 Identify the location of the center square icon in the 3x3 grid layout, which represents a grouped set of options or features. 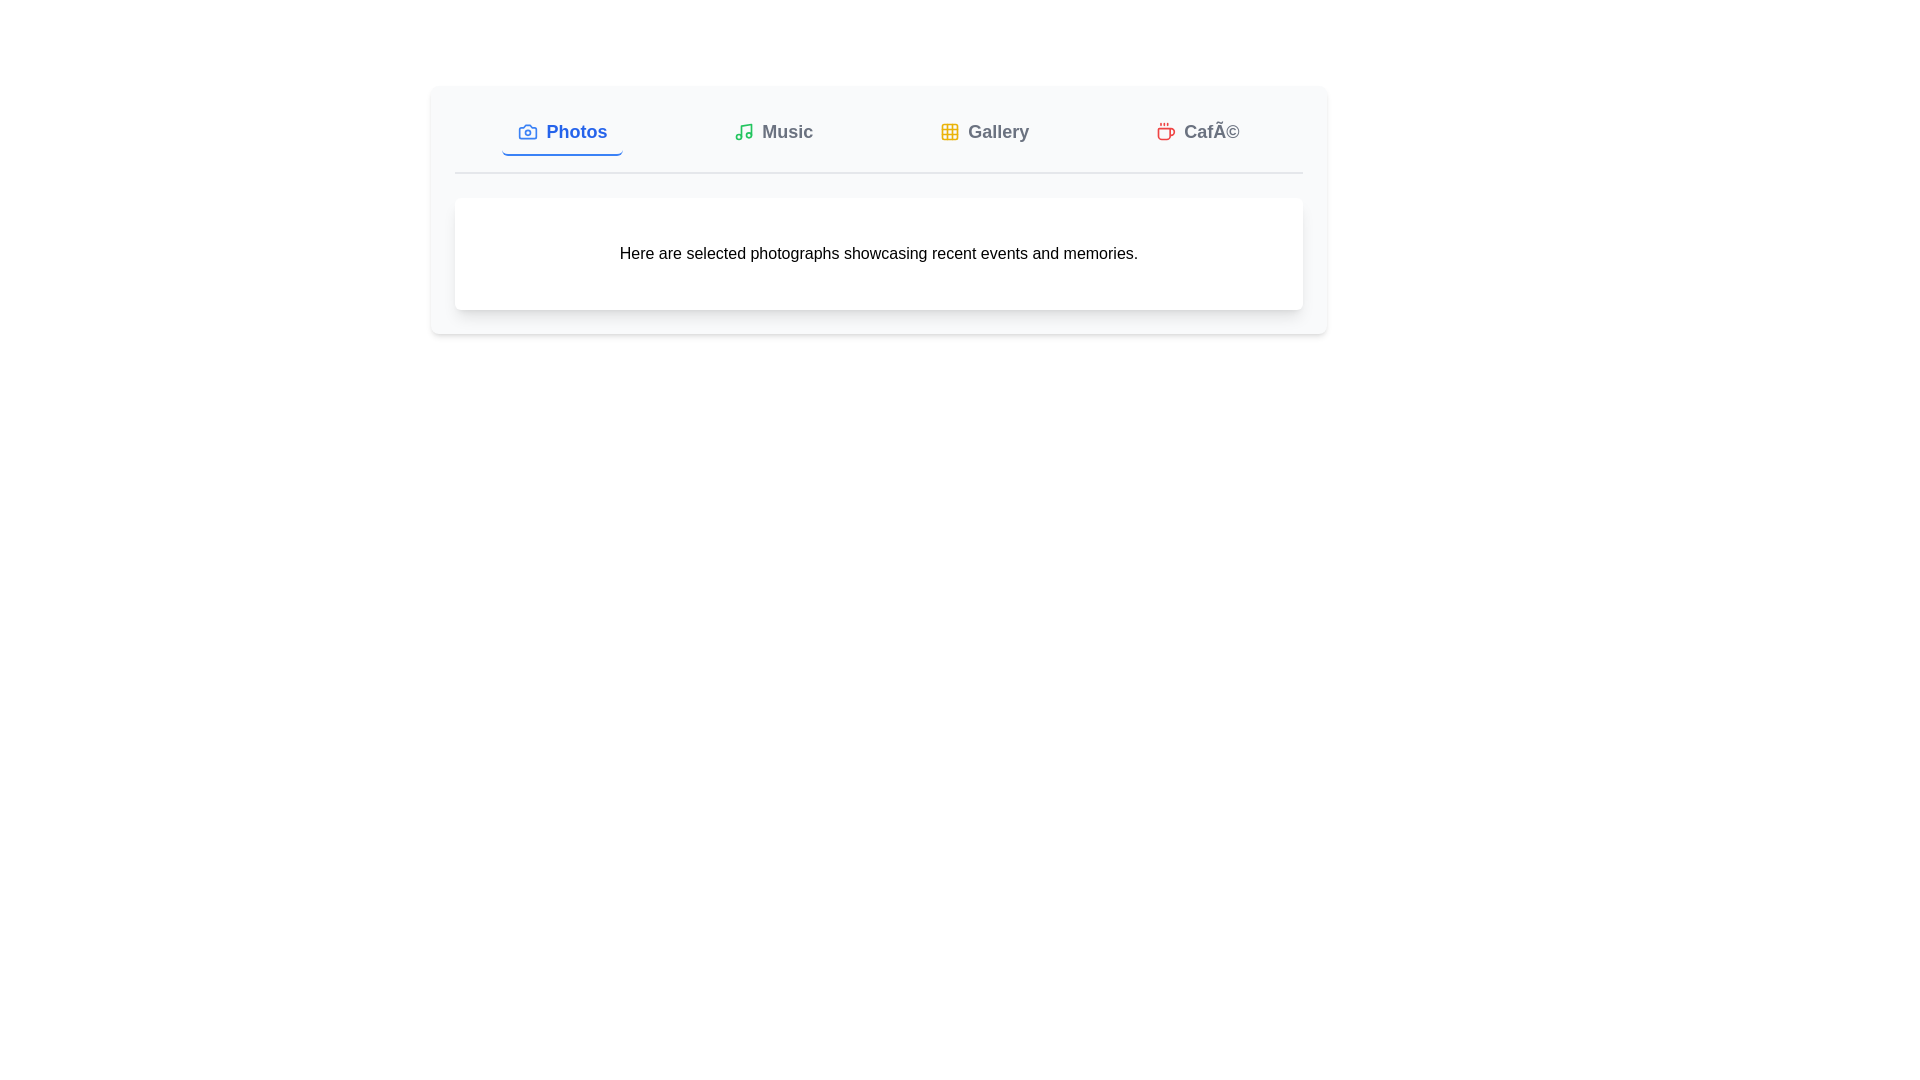
(949, 131).